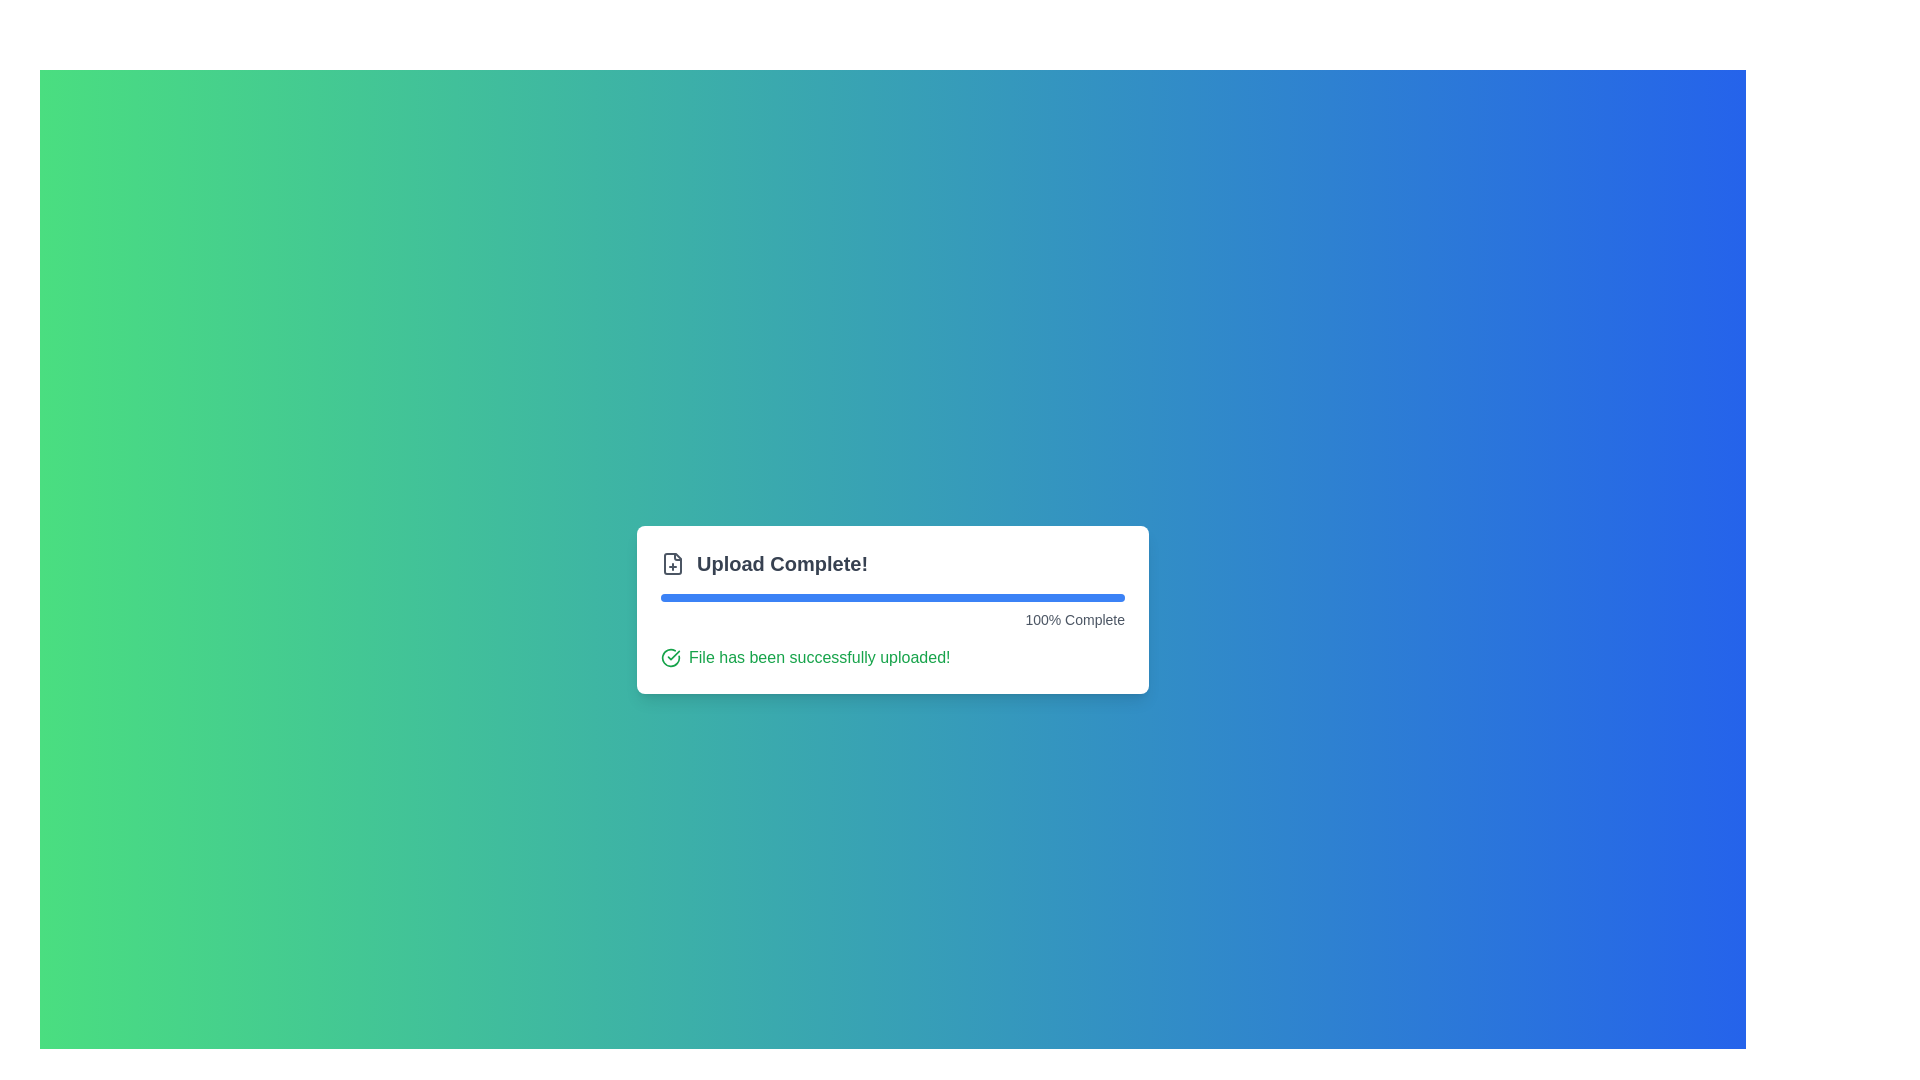 The image size is (1920, 1080). I want to click on the text label that indicates the successful completion of the file upload, located in the card-like box below the progress bar and the title 'Upload Complete!', so click(819, 658).